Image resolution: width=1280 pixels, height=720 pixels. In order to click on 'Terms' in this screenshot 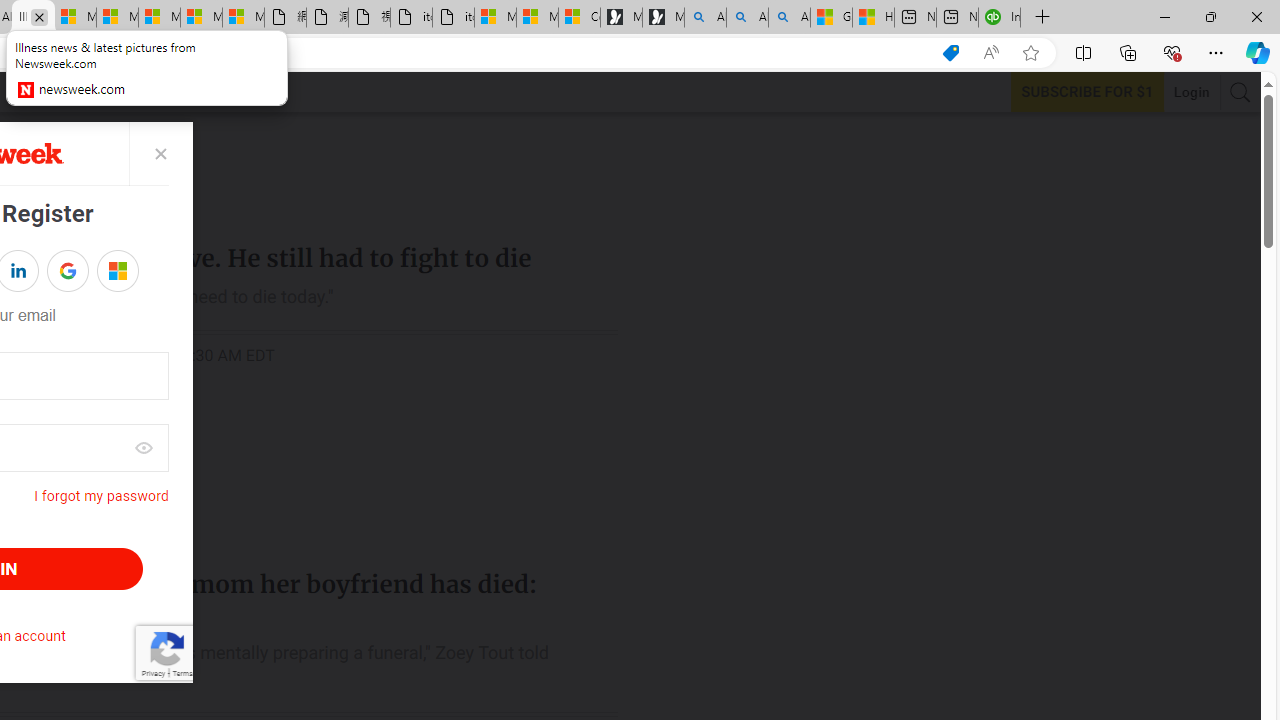, I will do `click(183, 672)`.